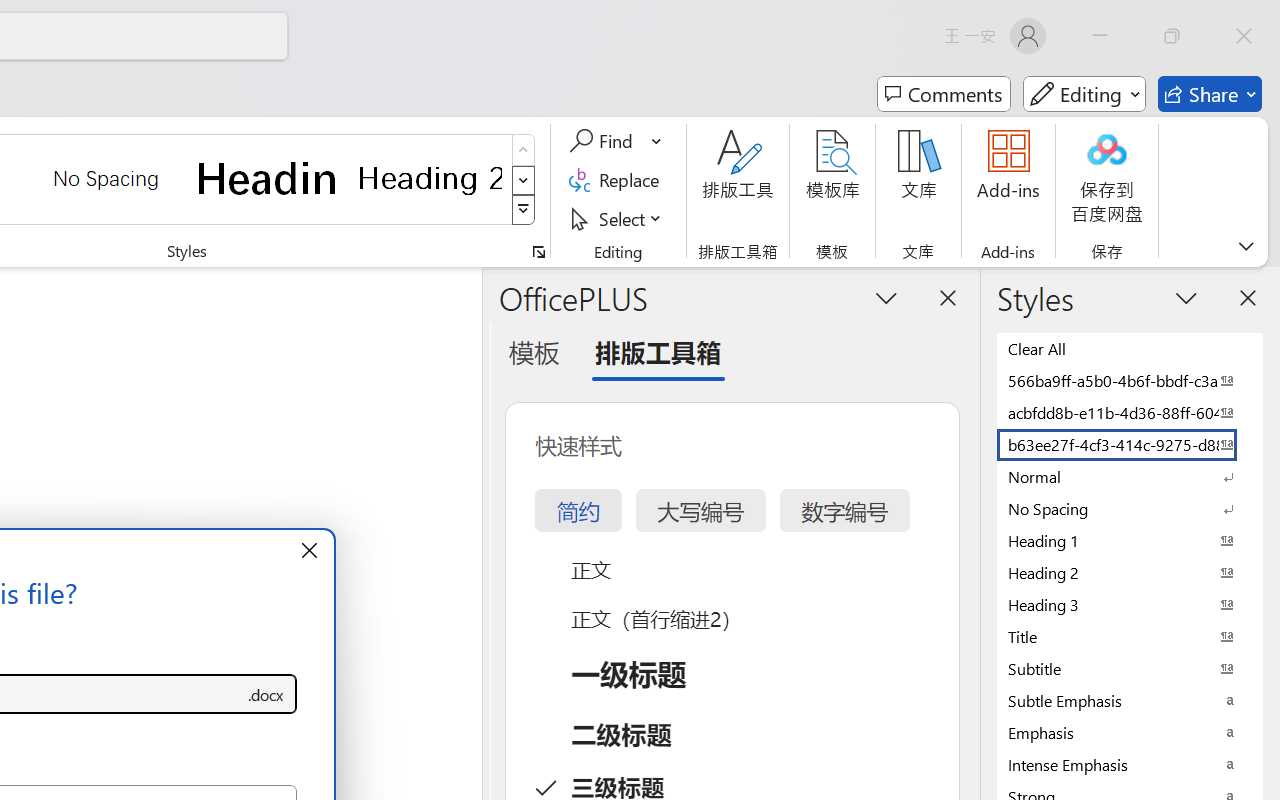 This screenshot has height=800, width=1280. Describe the element at coordinates (1130, 668) in the screenshot. I see `'Subtitle'` at that location.